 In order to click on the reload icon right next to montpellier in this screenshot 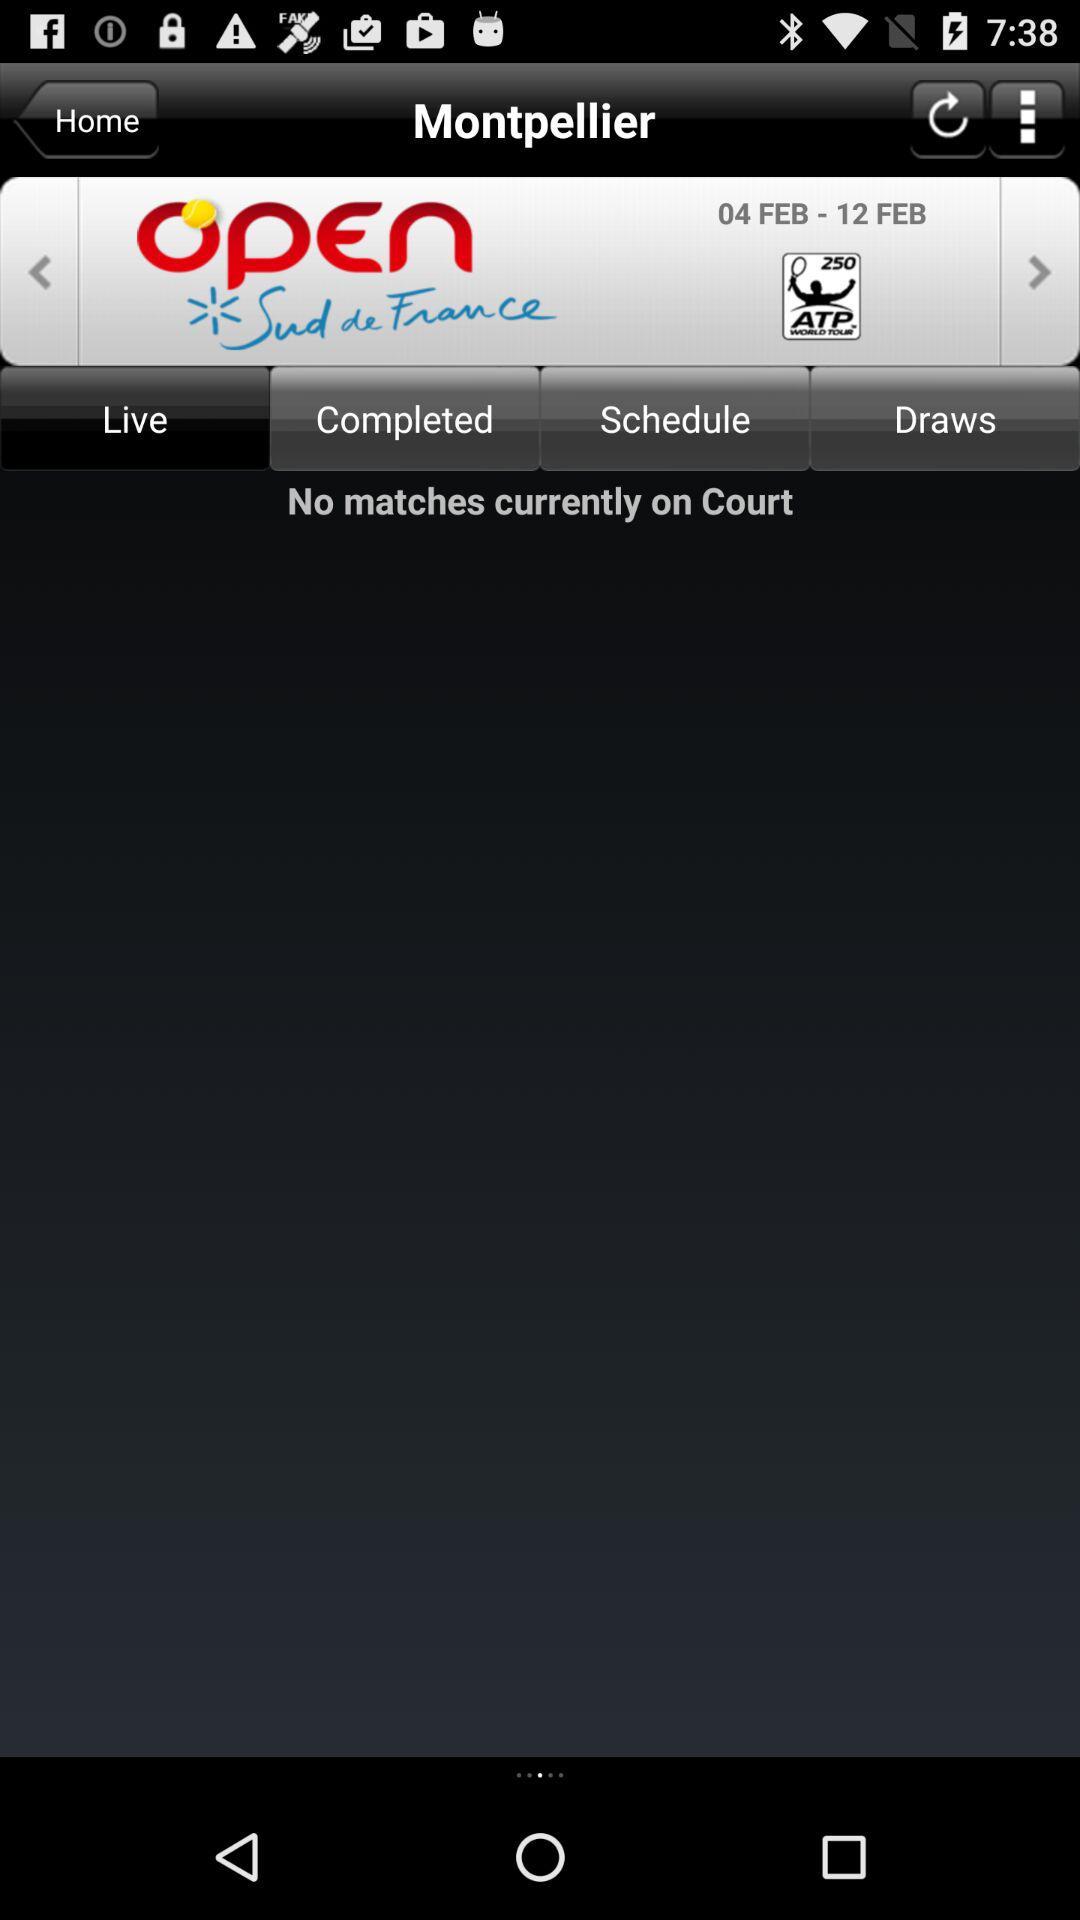, I will do `click(947, 118)`.